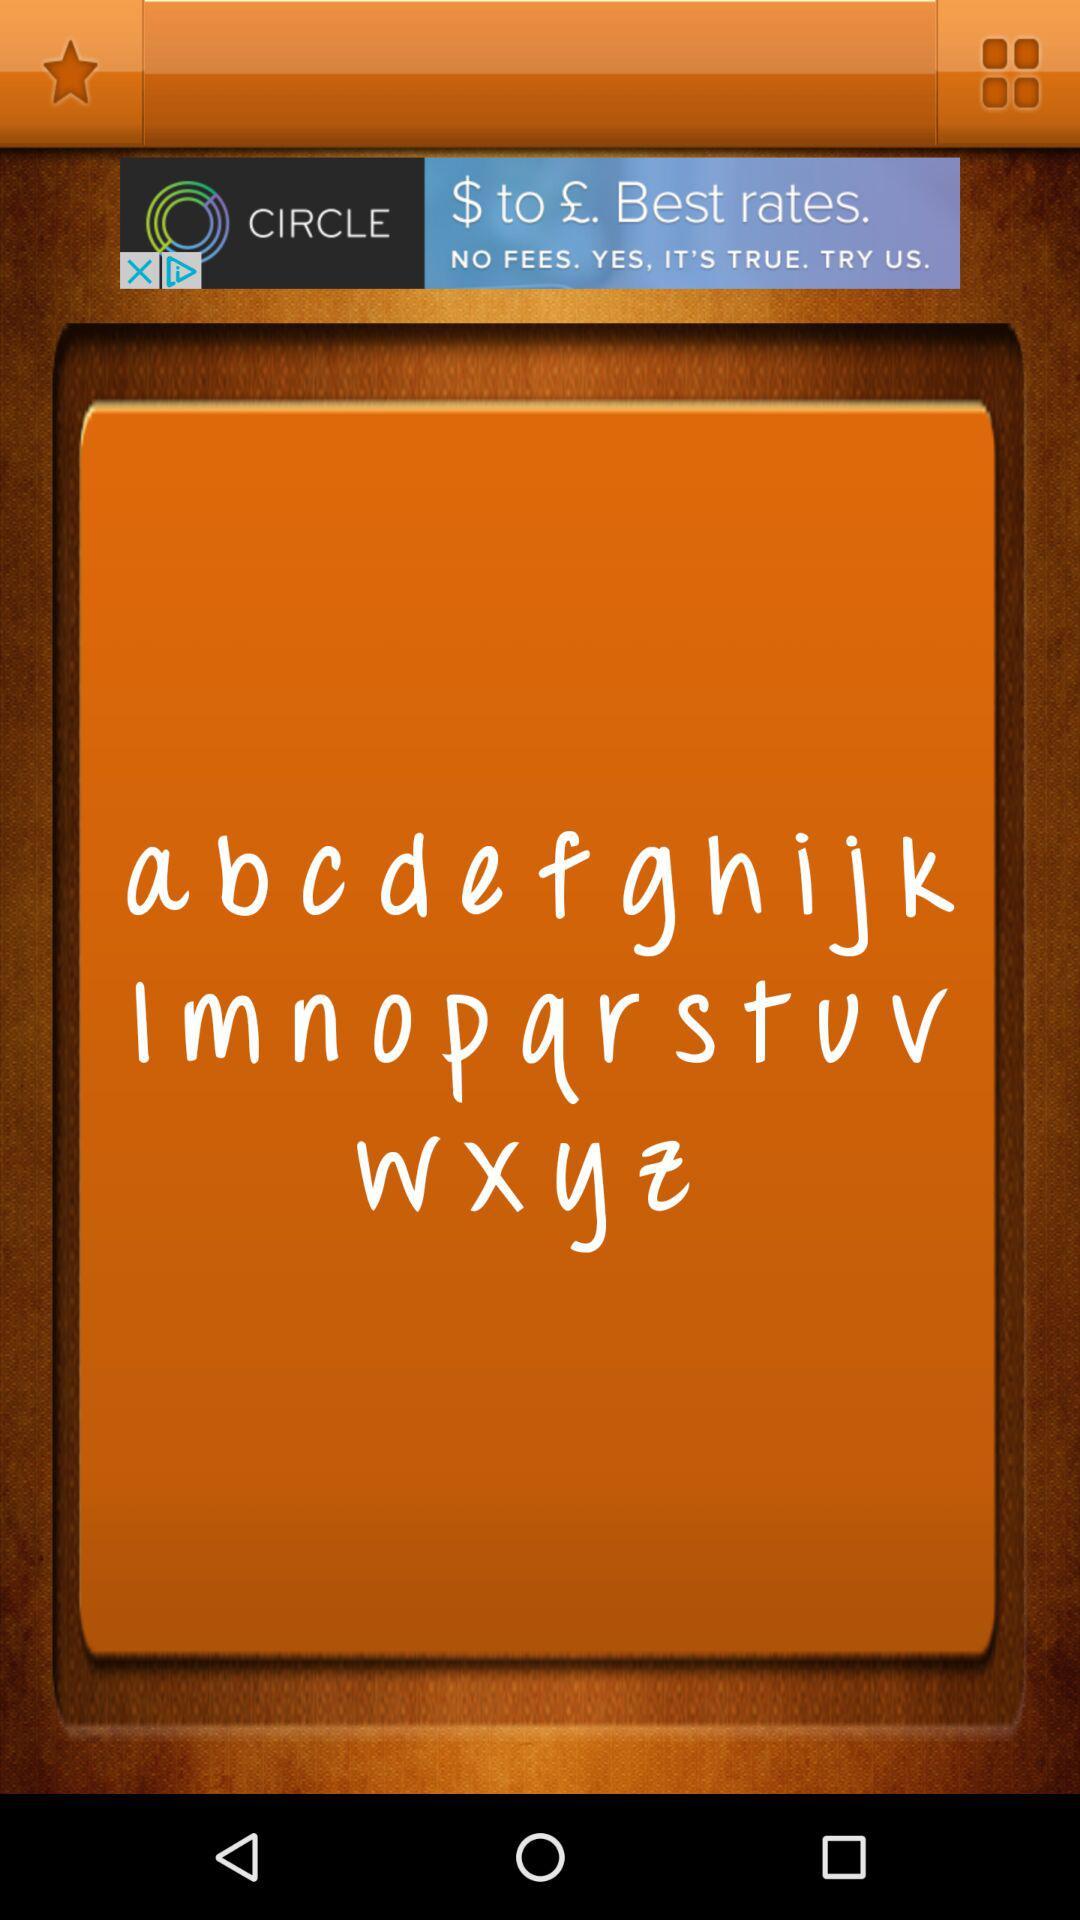  Describe the element at coordinates (540, 223) in the screenshot. I see `announcement` at that location.